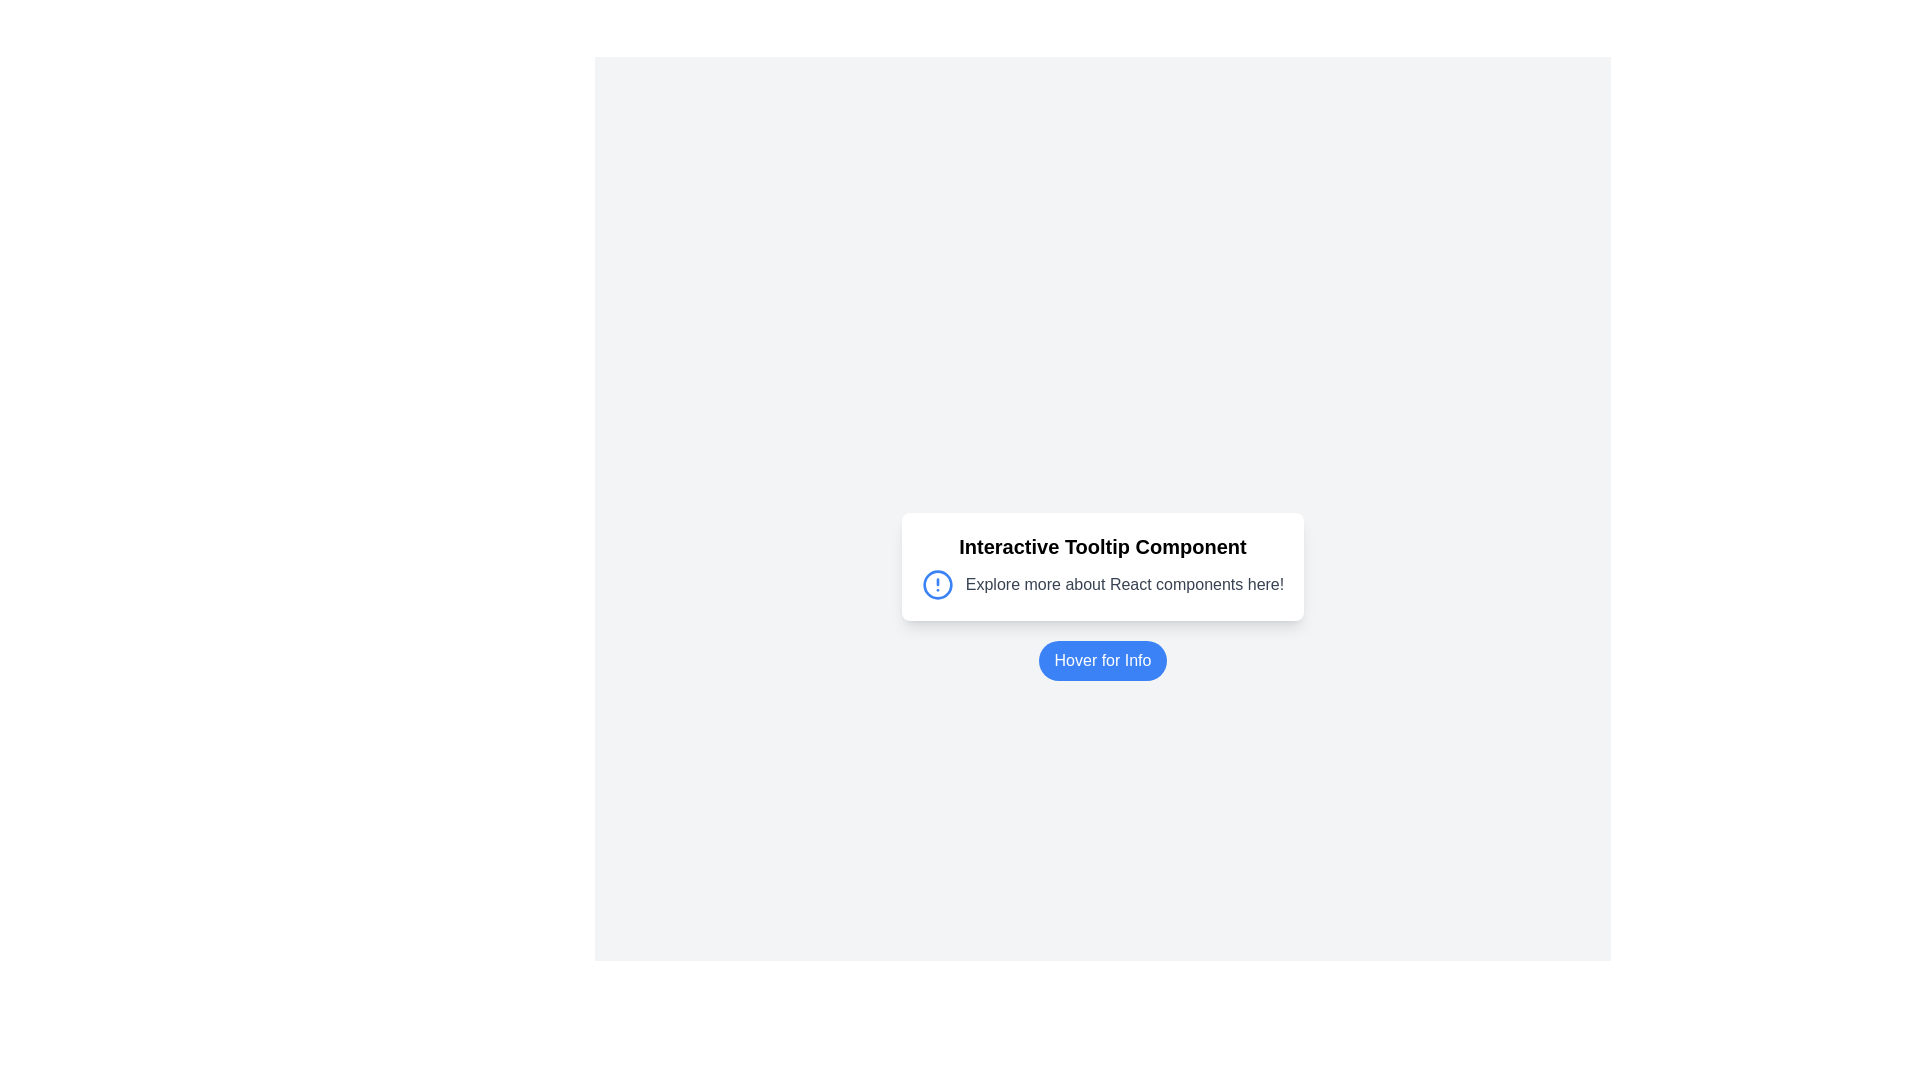 The height and width of the screenshot is (1080, 1920). I want to click on the informational tooltip that provides context or guidance about React components, located above the 'Hover for Info' button, so click(1102, 567).